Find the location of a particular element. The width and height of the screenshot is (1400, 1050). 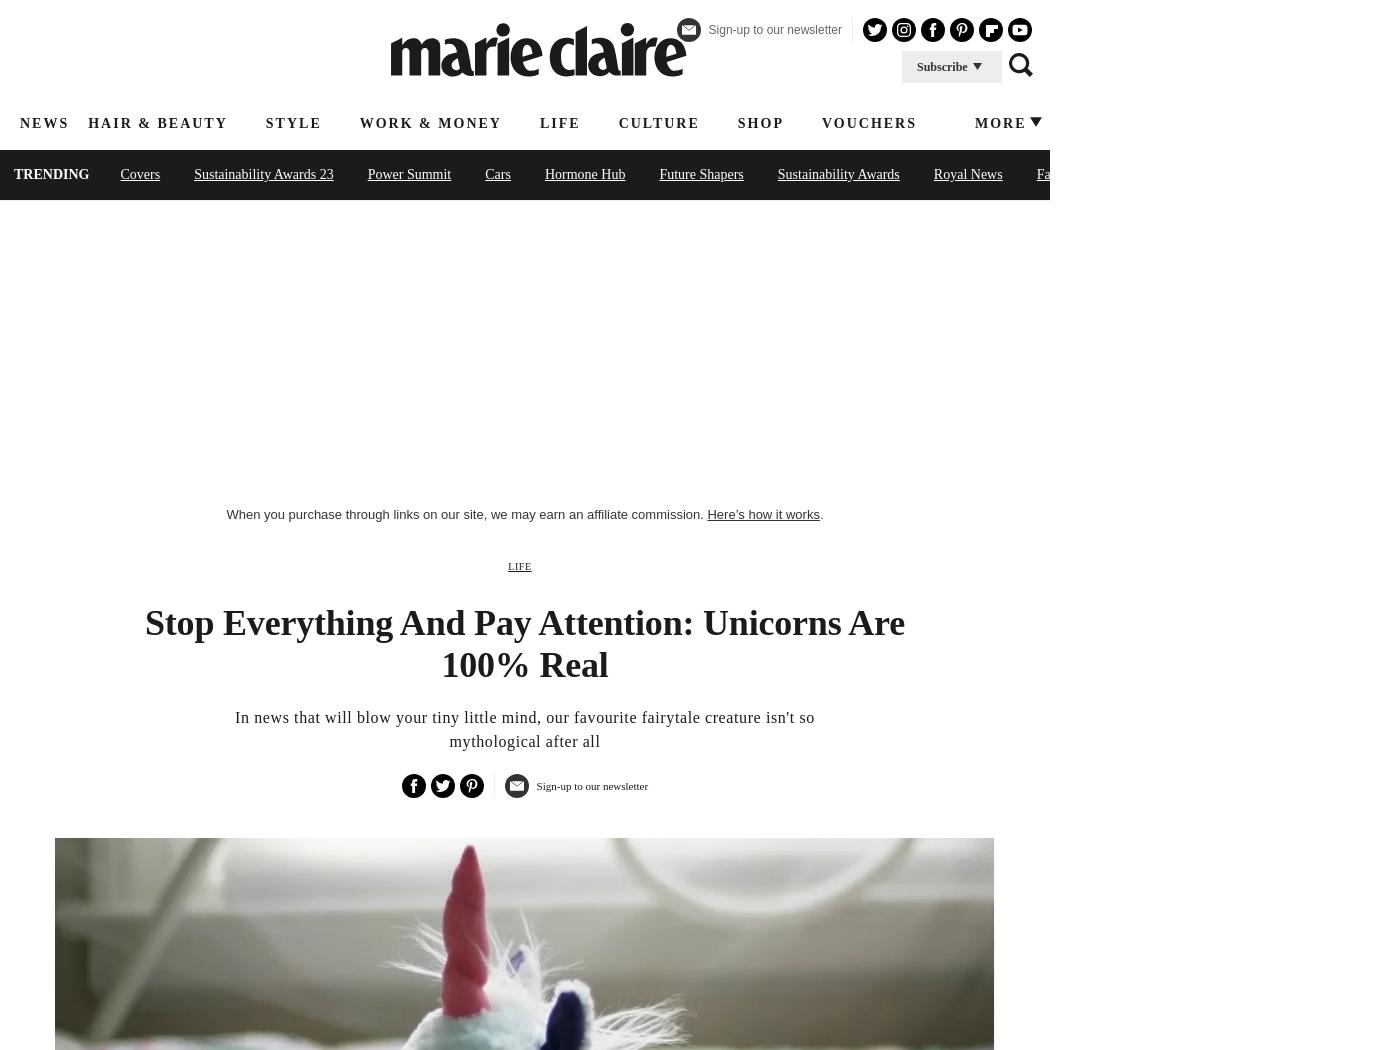

'Royal News' is located at coordinates (967, 174).